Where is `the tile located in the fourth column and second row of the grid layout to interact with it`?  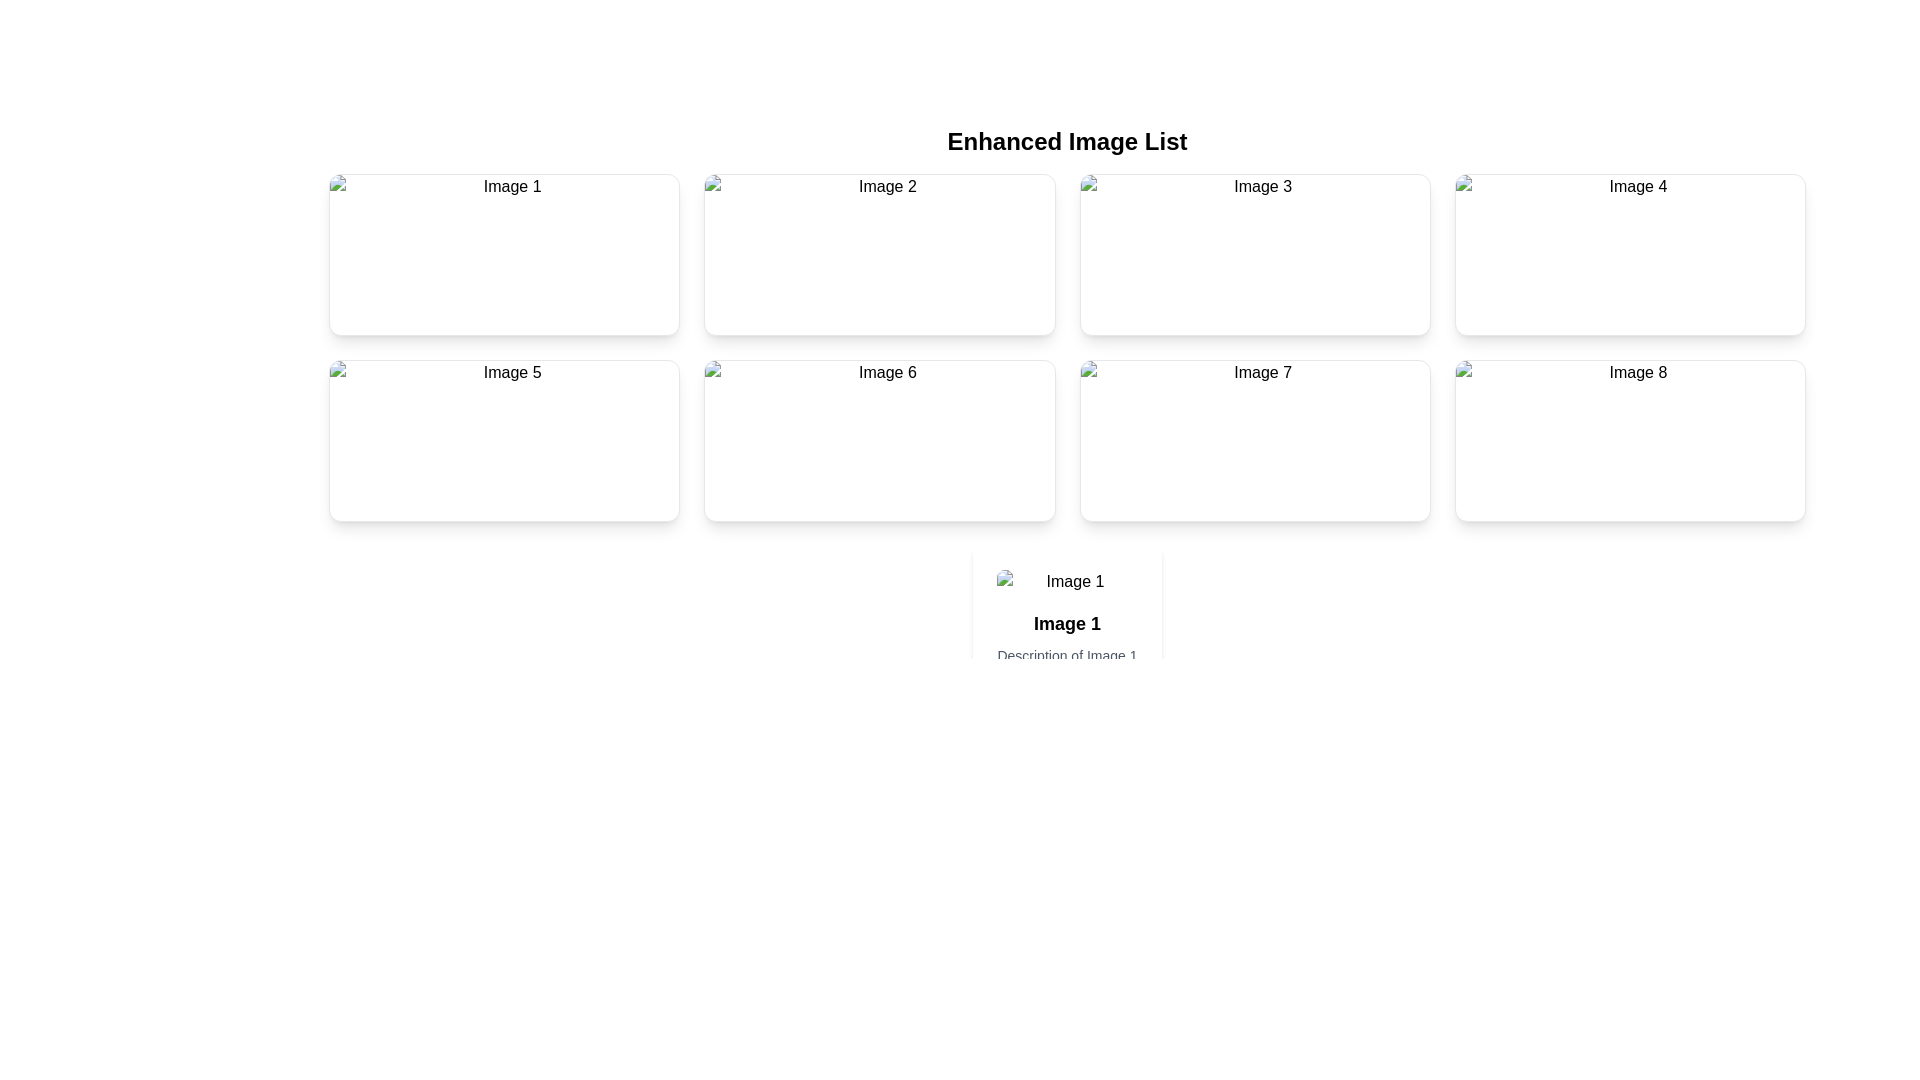
the tile located in the fourth column and second row of the grid layout to interact with it is located at coordinates (1630, 439).